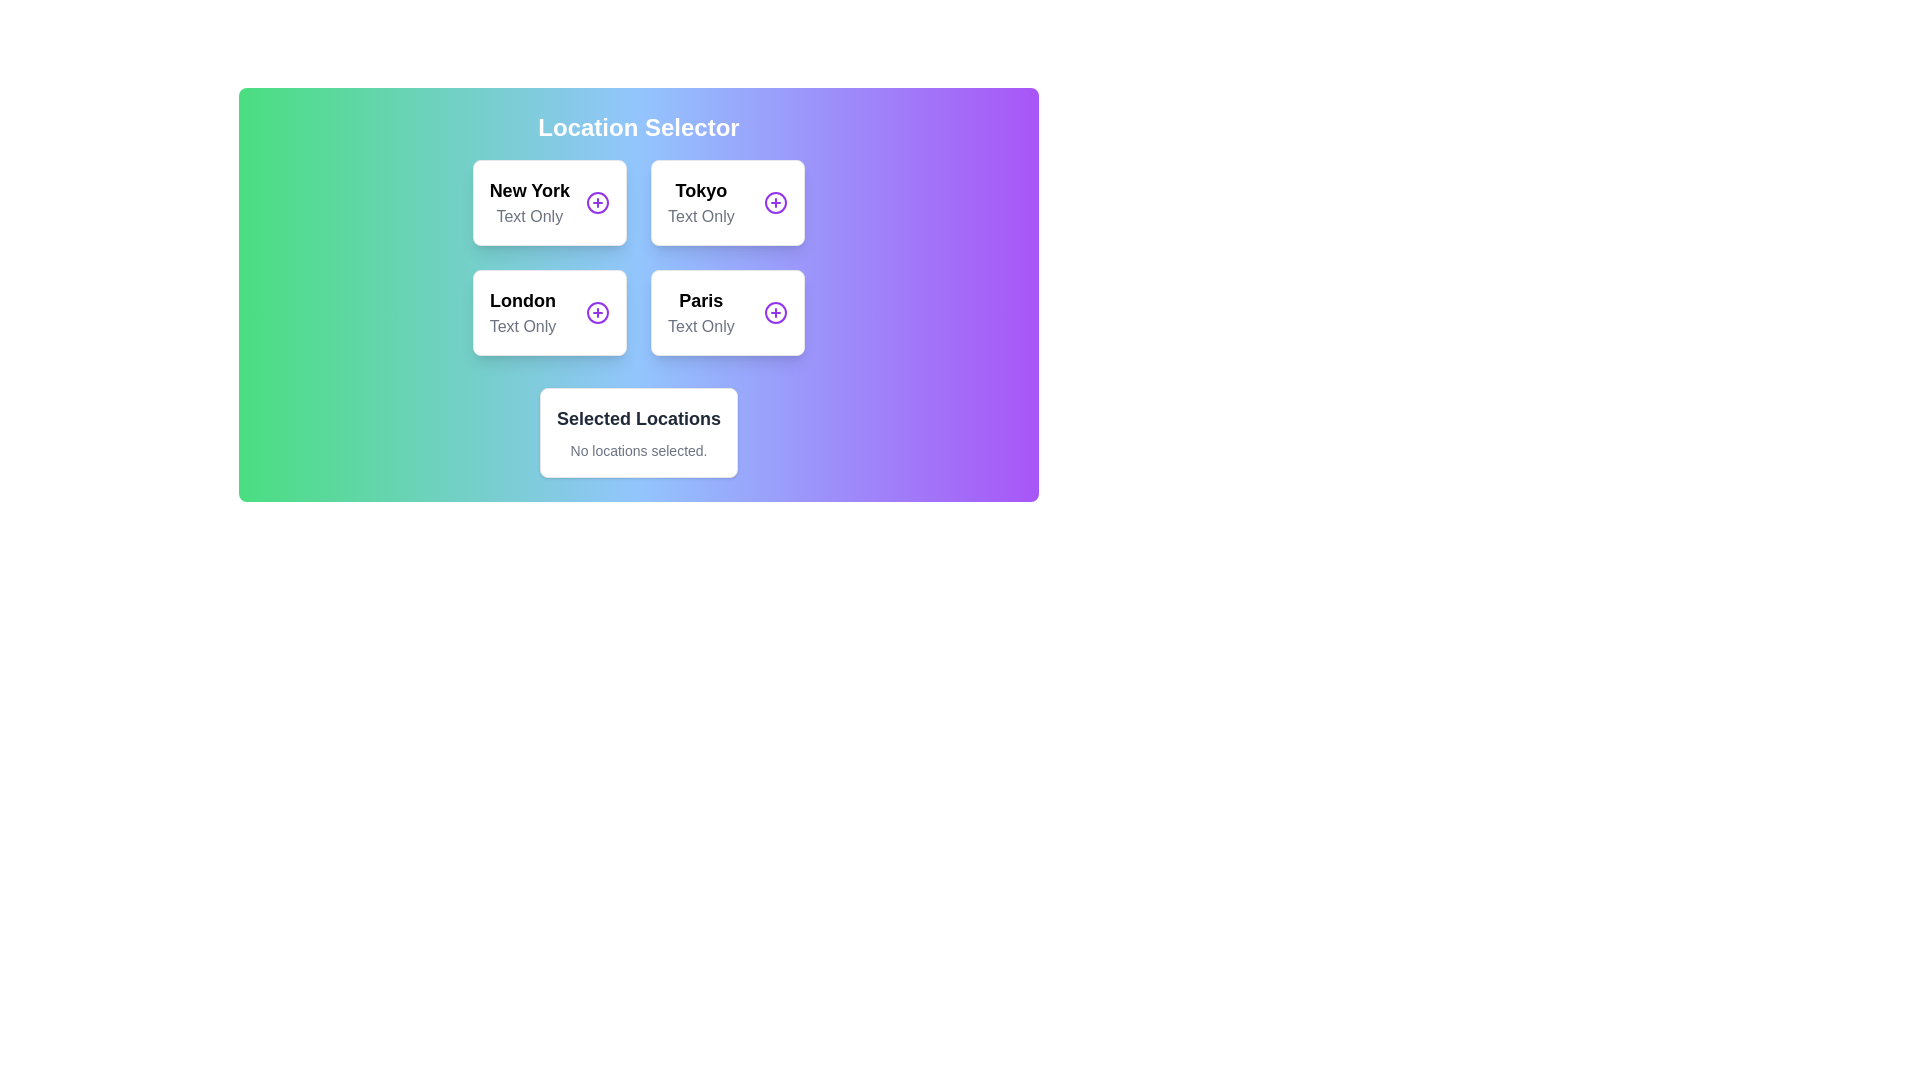 This screenshot has width=1920, height=1080. What do you see at coordinates (775, 312) in the screenshot?
I see `the circular action button with a purple border and a white plus symbol located in the bottom-right corner of the 'Paris' card` at bounding box center [775, 312].